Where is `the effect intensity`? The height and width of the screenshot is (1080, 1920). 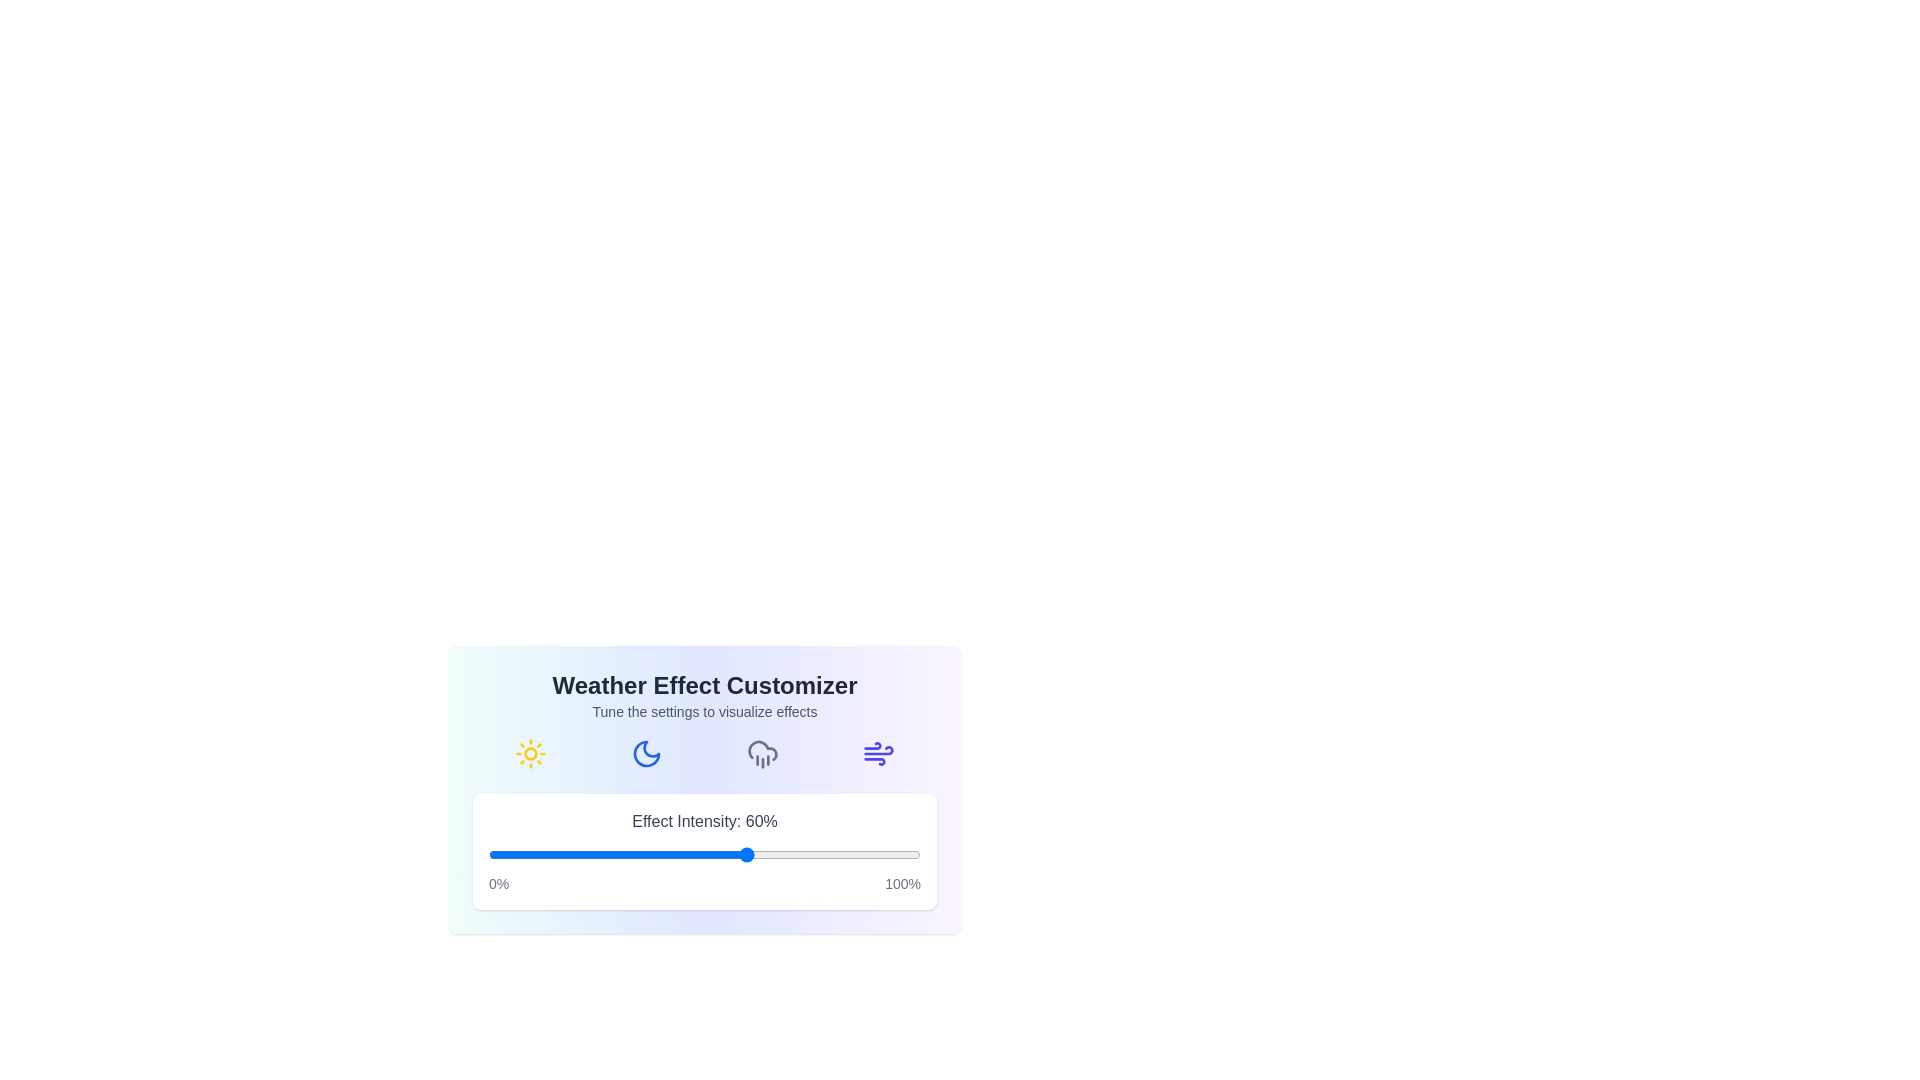
the effect intensity is located at coordinates (873, 855).